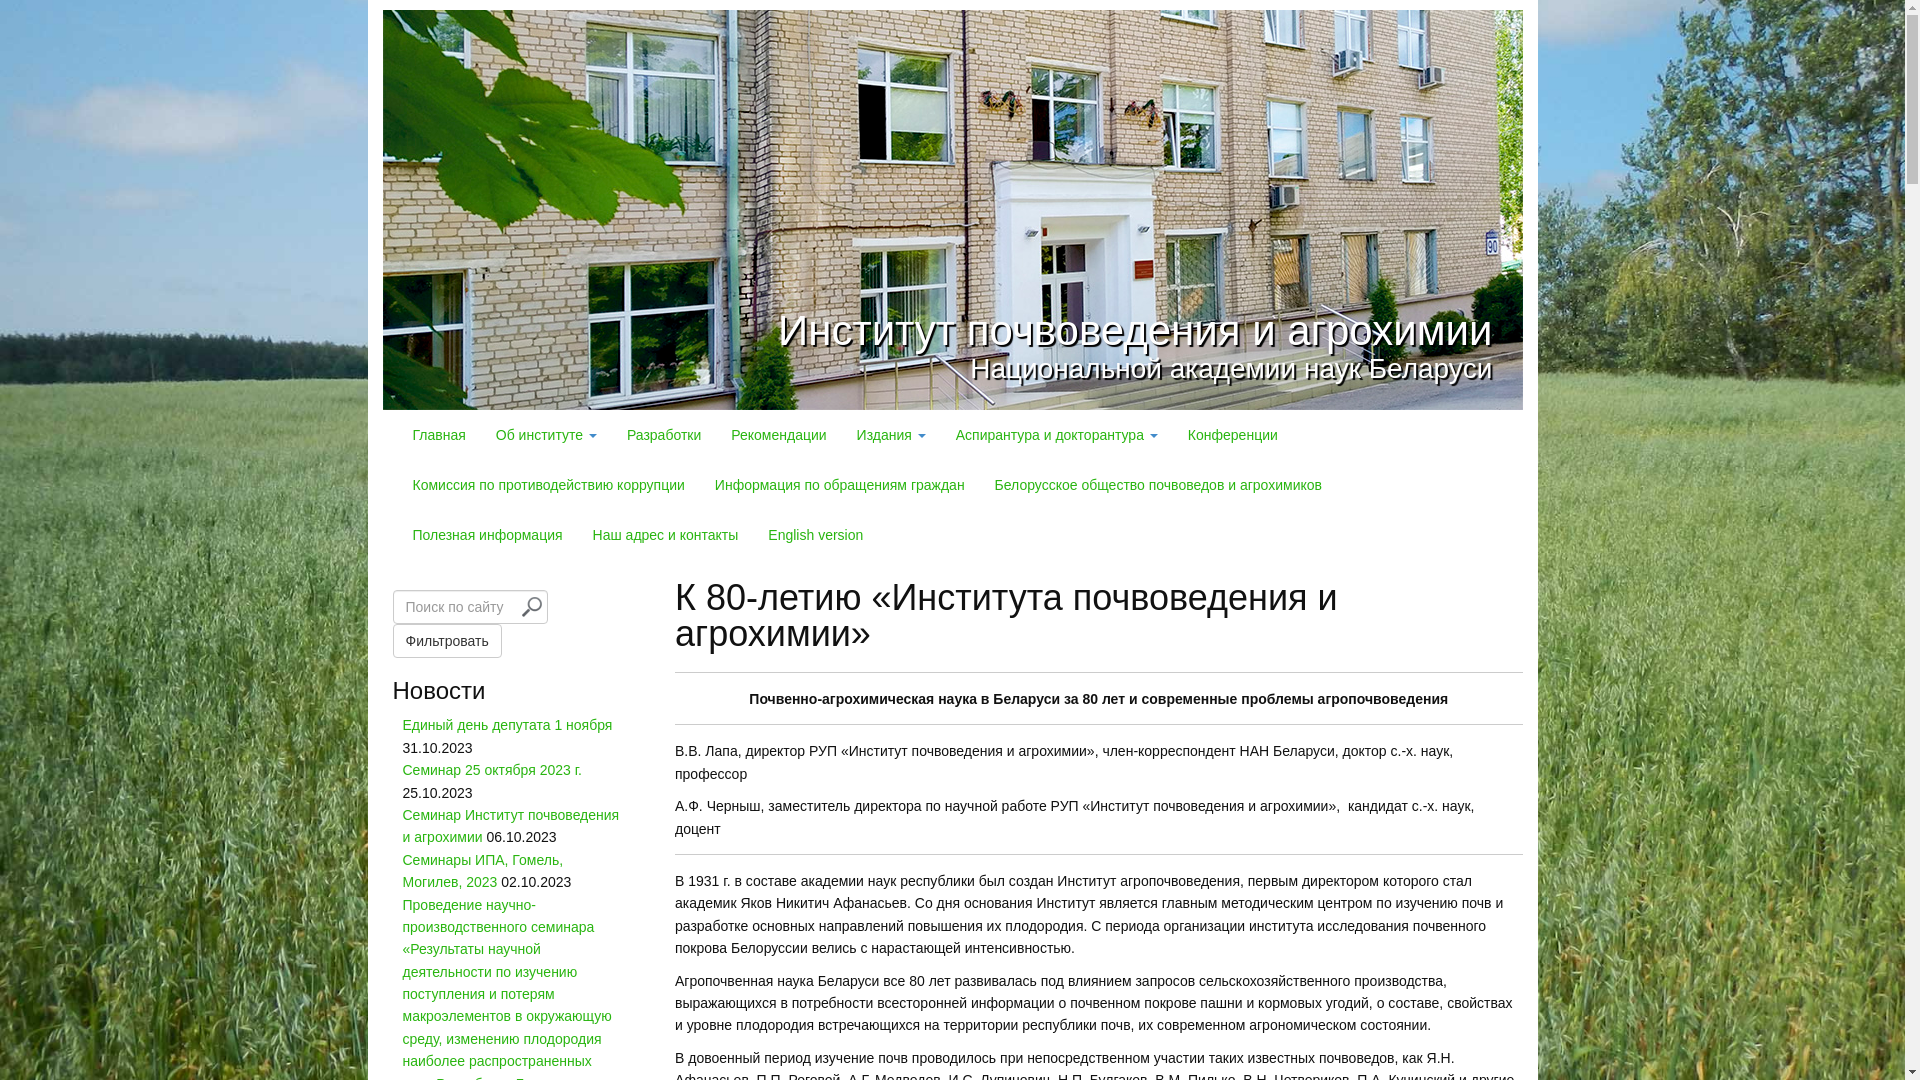  What do you see at coordinates (752, 534) in the screenshot?
I see `'English version'` at bounding box center [752, 534].